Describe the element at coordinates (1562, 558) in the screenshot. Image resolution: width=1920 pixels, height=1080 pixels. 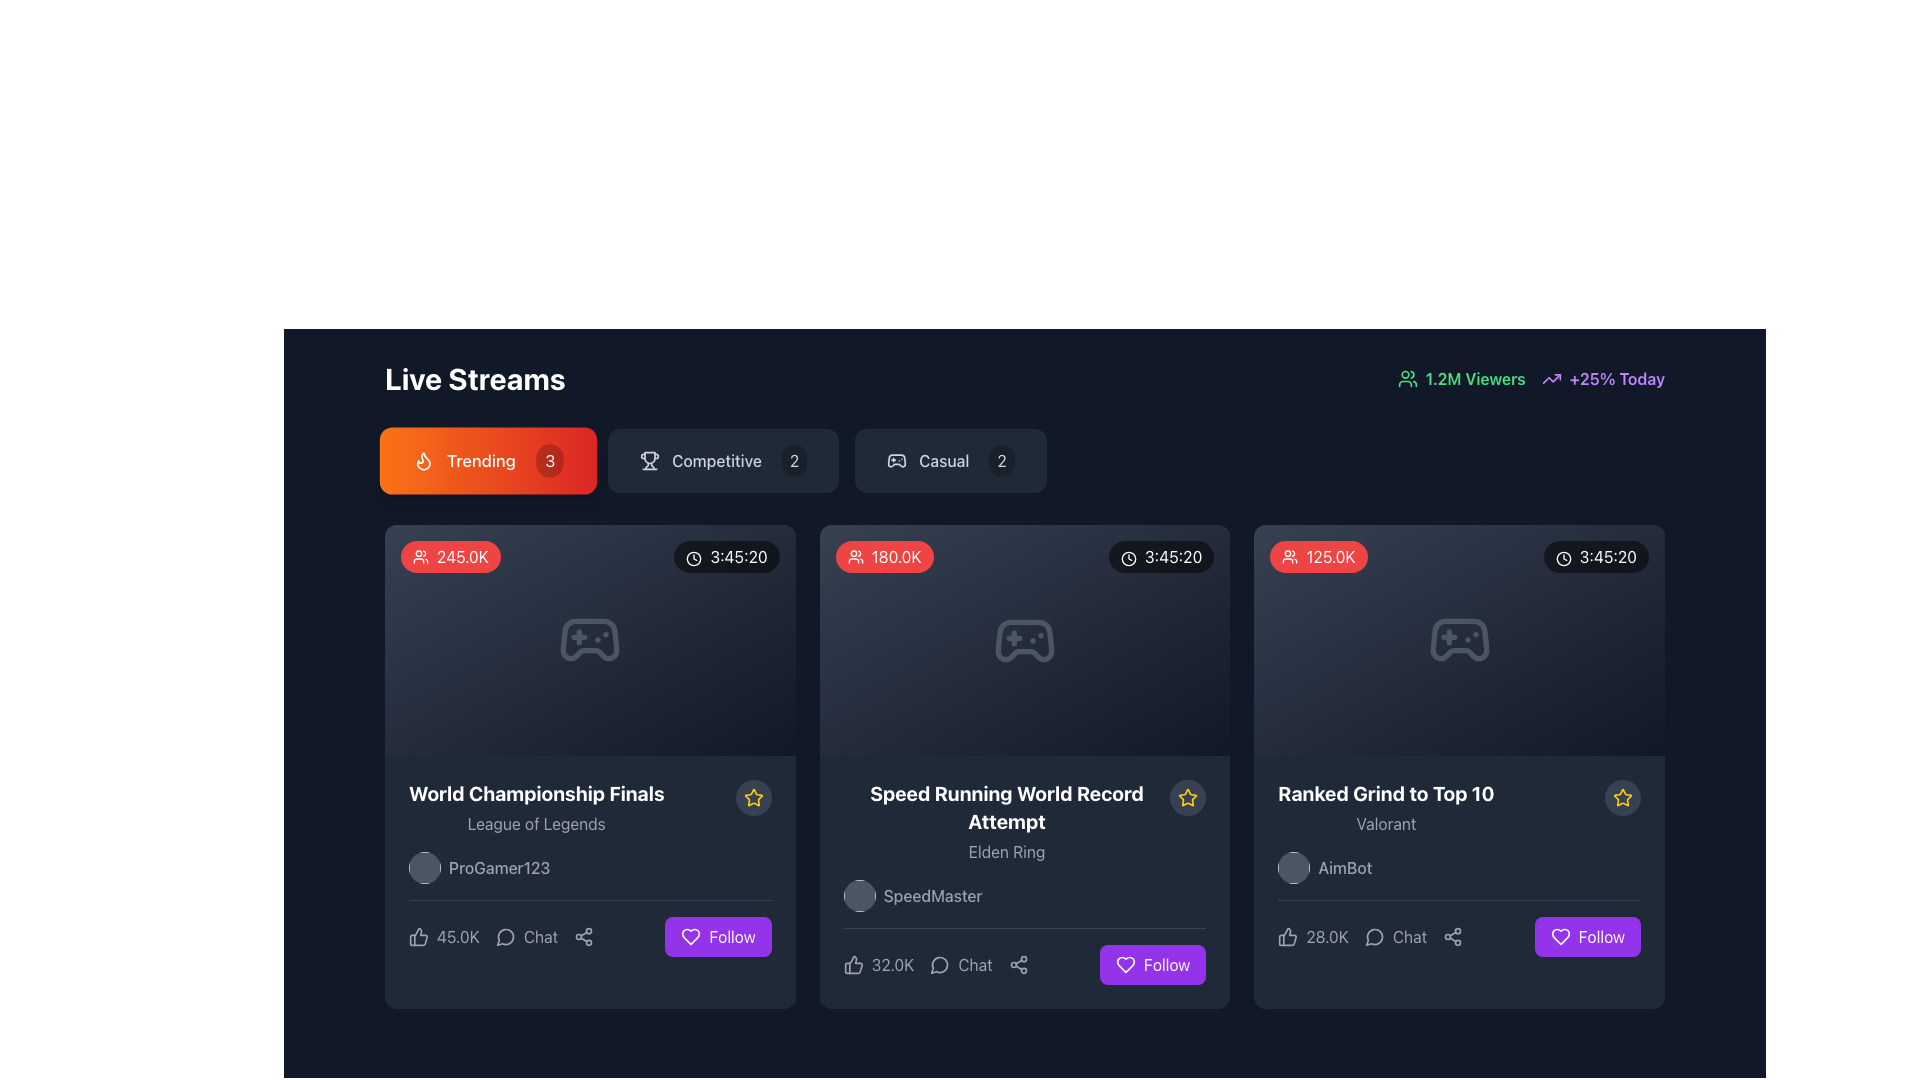
I see `the visual information from the clock icon located in the top-right corner of the 'Ranked Grind to Top 10' card` at that location.